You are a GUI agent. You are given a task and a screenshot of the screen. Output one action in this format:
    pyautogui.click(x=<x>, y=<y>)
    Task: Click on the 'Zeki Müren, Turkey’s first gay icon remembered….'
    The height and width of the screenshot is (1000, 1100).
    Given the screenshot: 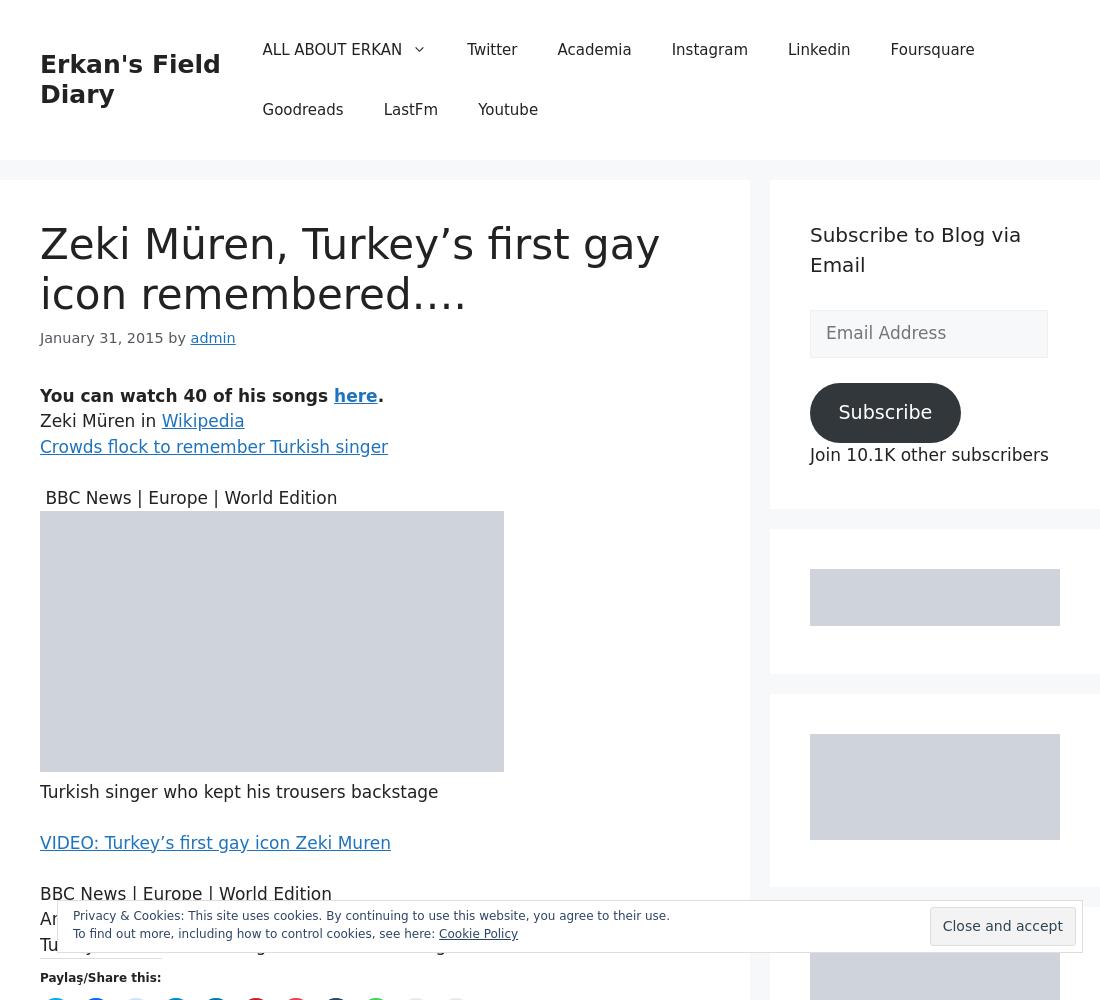 What is the action you would take?
    pyautogui.click(x=350, y=269)
    